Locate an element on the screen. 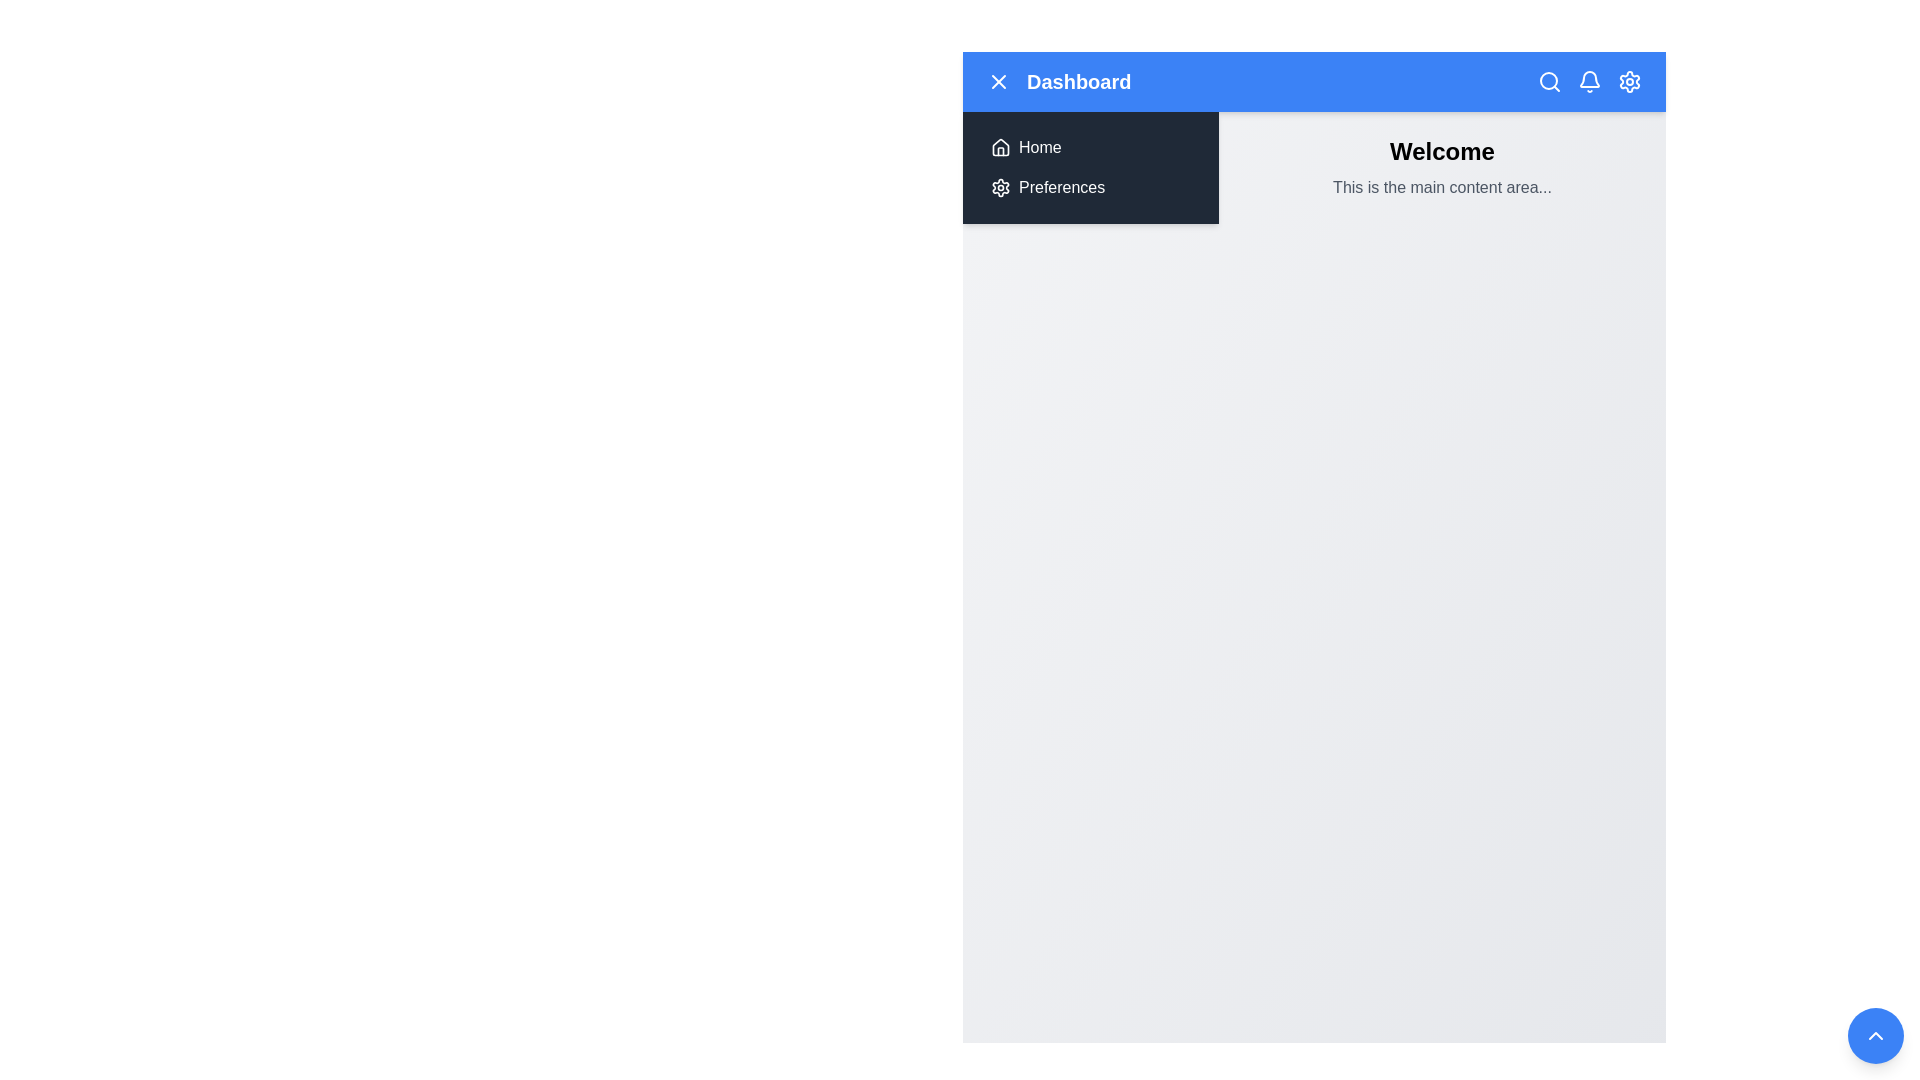 This screenshot has width=1920, height=1080. the search icon button, which is a magnifying glass symbol located in the top right corner of the interface, to change its color to gray is located at coordinates (1549, 80).